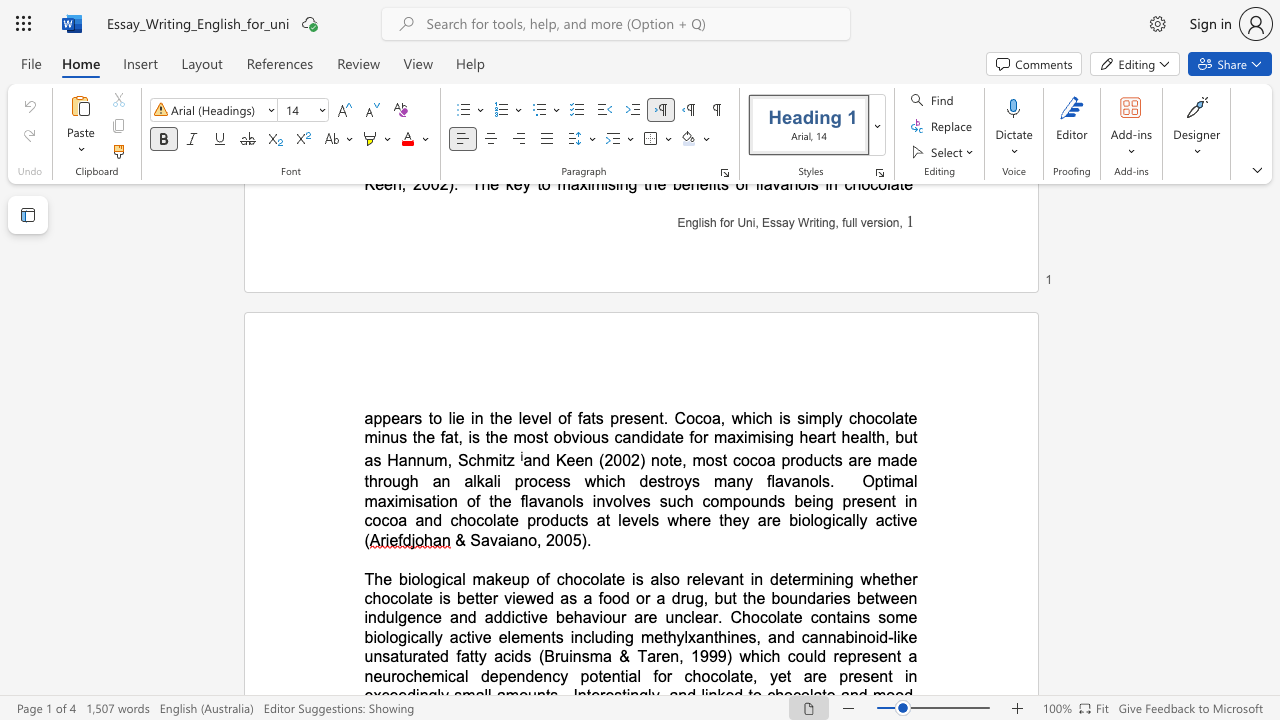 The image size is (1280, 720). Describe the element at coordinates (454, 540) in the screenshot. I see `the subset text "& Savaiano, 2005)." within the text "& Savaiano, 2005)."` at that location.